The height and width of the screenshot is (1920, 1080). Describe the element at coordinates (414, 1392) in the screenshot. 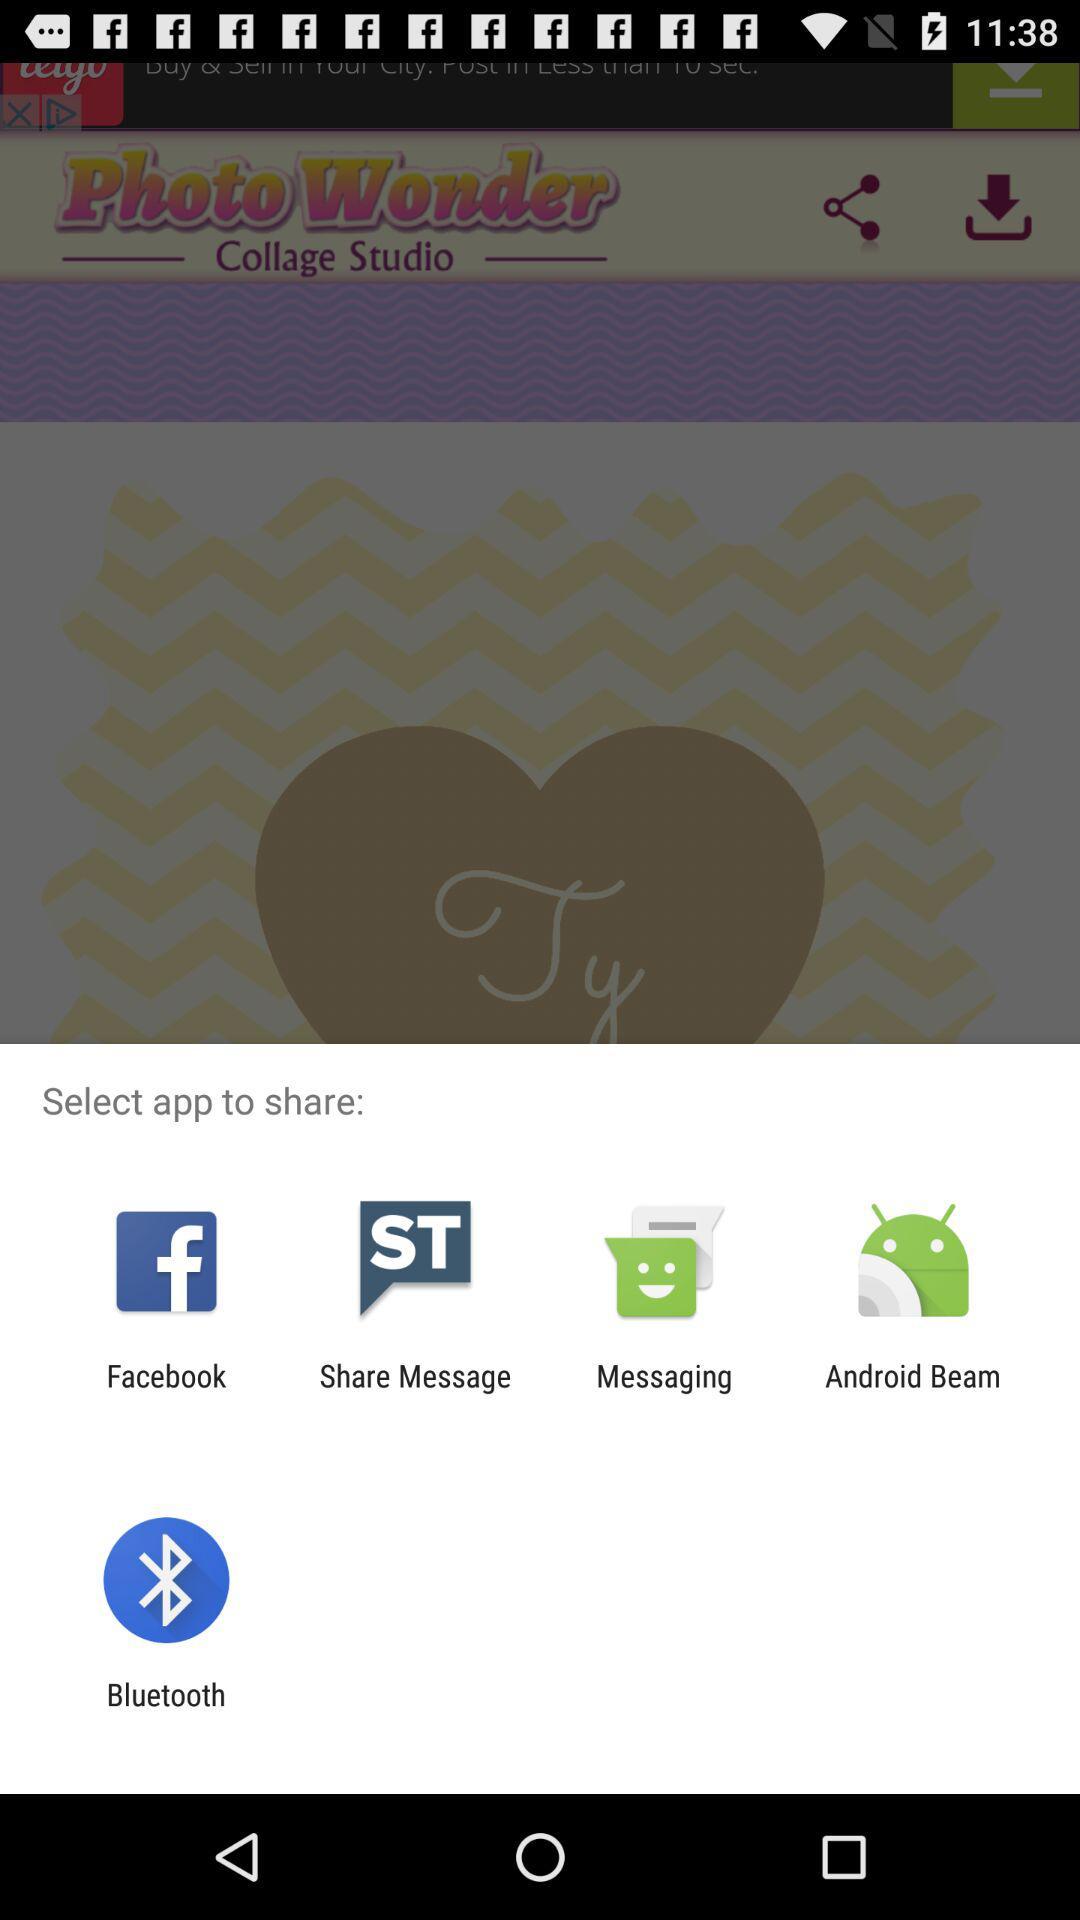

I see `the app next to messaging icon` at that location.